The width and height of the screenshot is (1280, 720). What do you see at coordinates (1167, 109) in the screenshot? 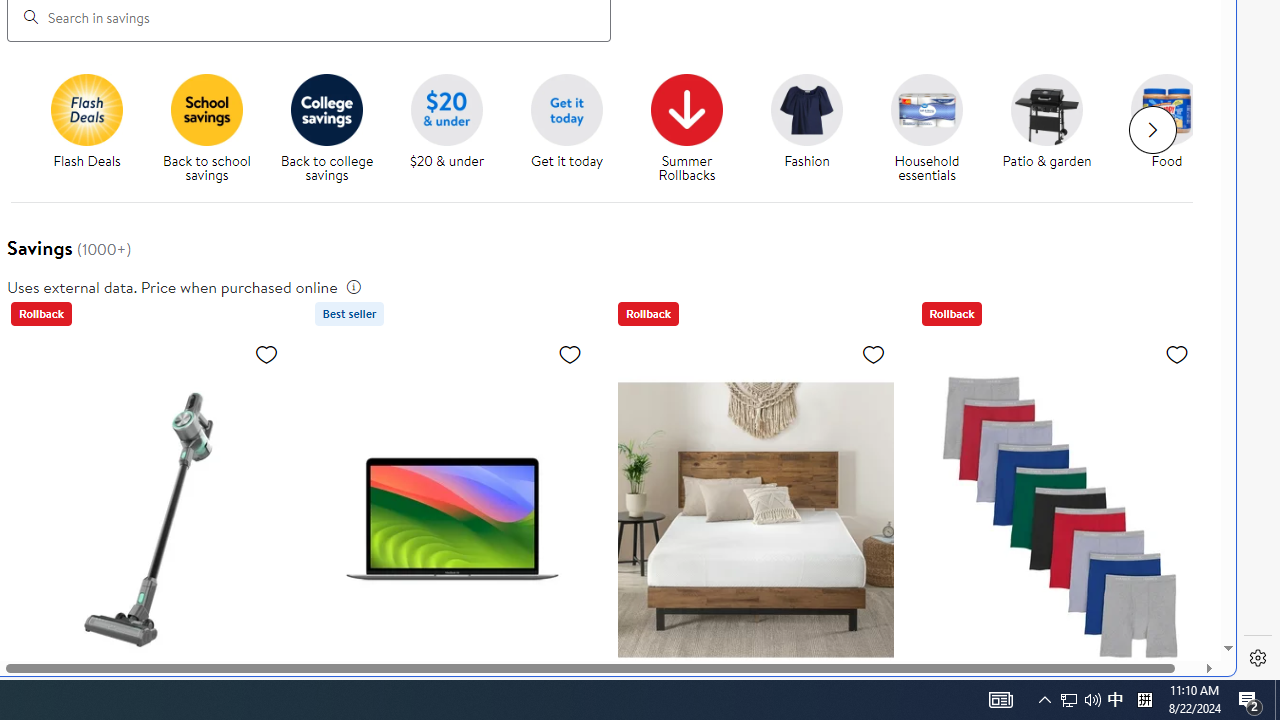
I see `'Food'` at bounding box center [1167, 109].